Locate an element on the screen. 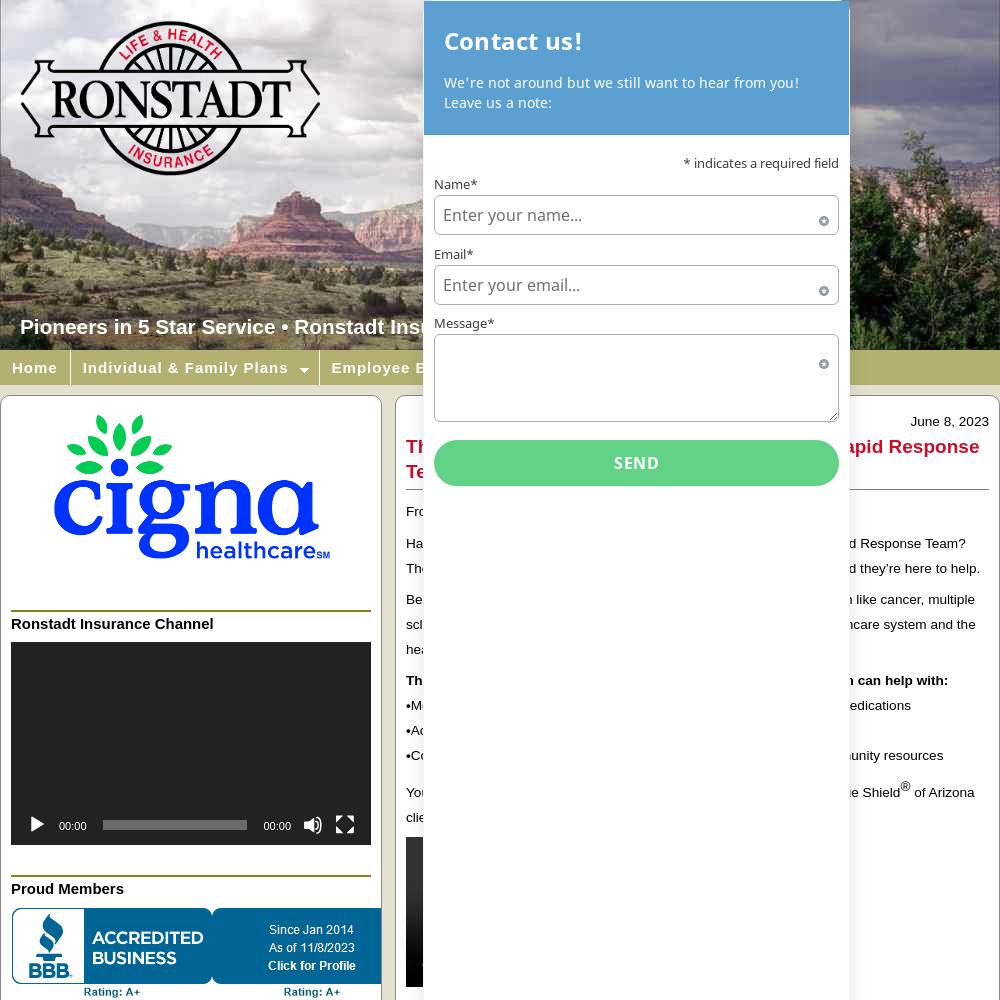 The height and width of the screenshot is (1000, 1000). 'Have you heard about the Blue Cross Blue Shield of Arizona Clinical Rapid Response Team? Their members who are experiencing a health scare deserve answers, and they’re here to help.' is located at coordinates (694, 555).